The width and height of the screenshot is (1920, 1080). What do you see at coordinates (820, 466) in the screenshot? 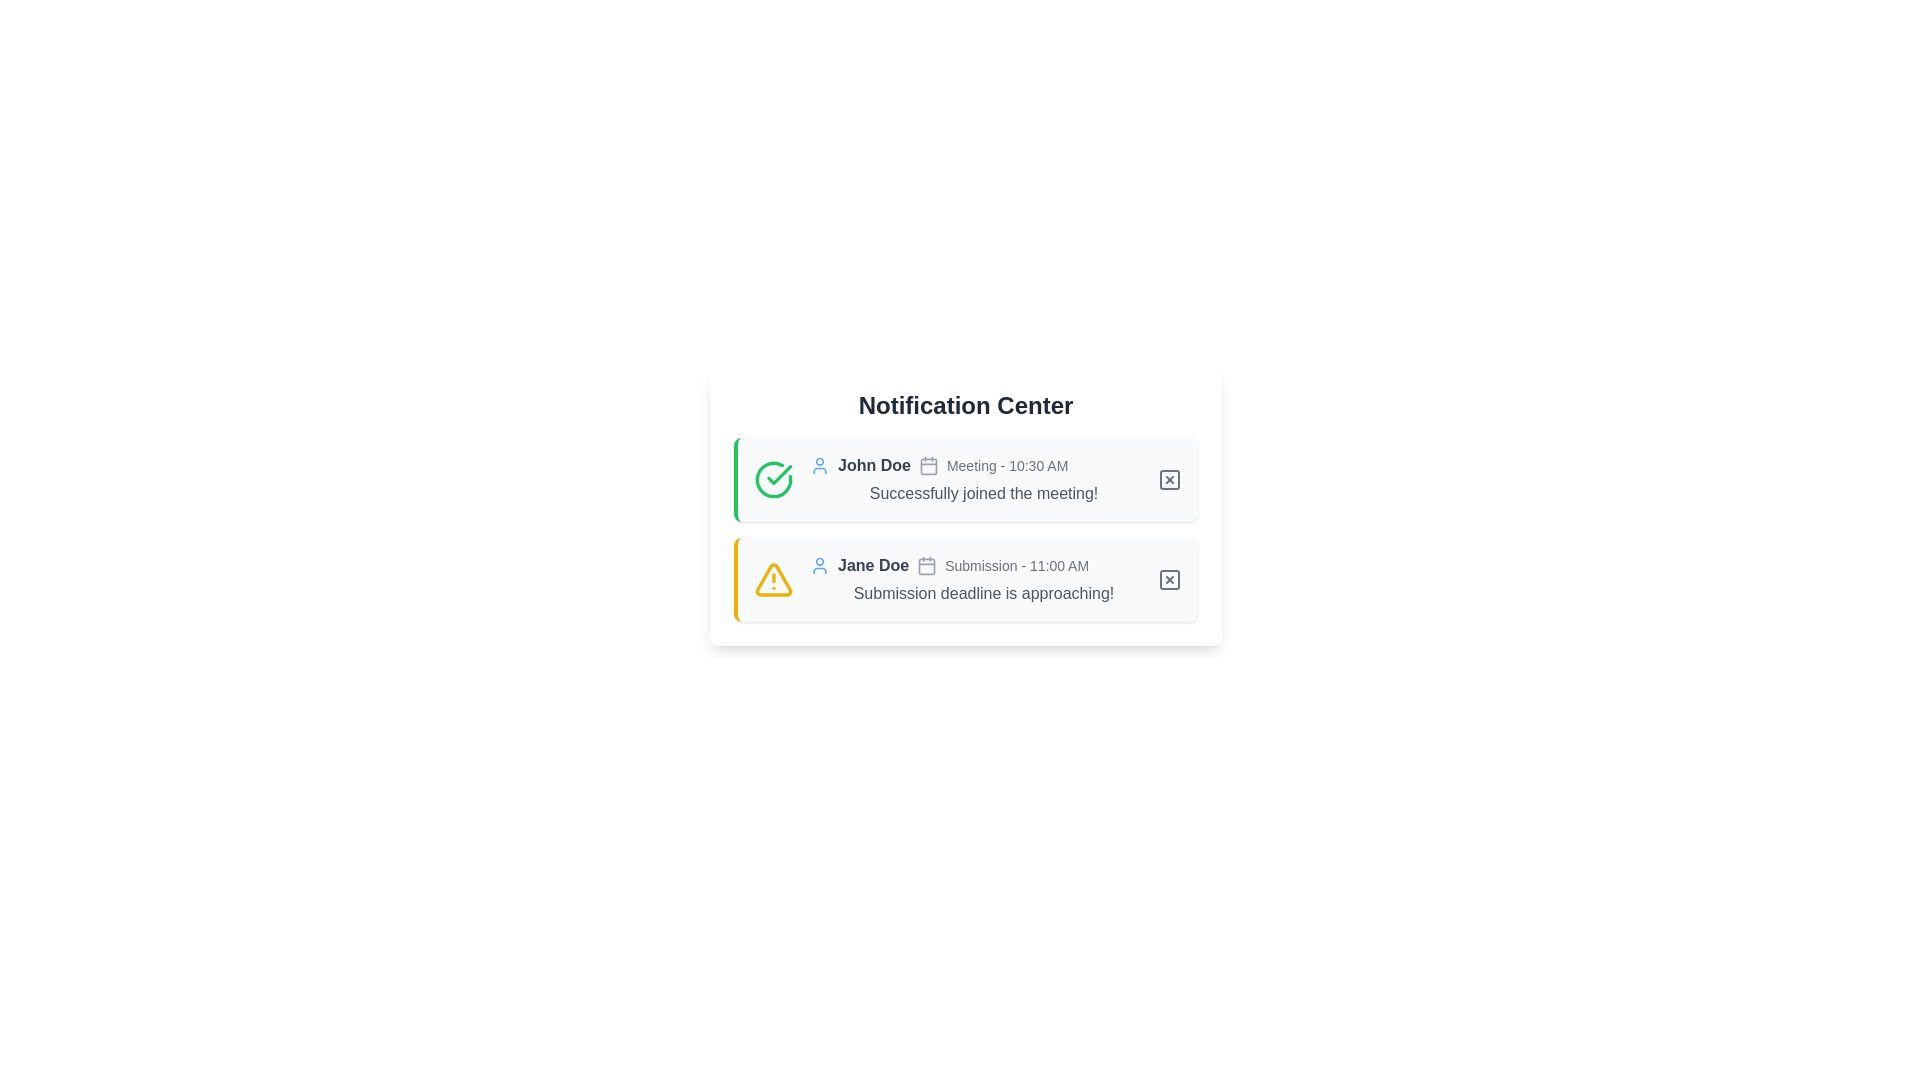
I see `the small user icon depicted in a simplistic style with a round head and semi-circular body outline, located at the leftmost position in the first entry of the notification list adjacent to the name 'John Doe'` at bounding box center [820, 466].